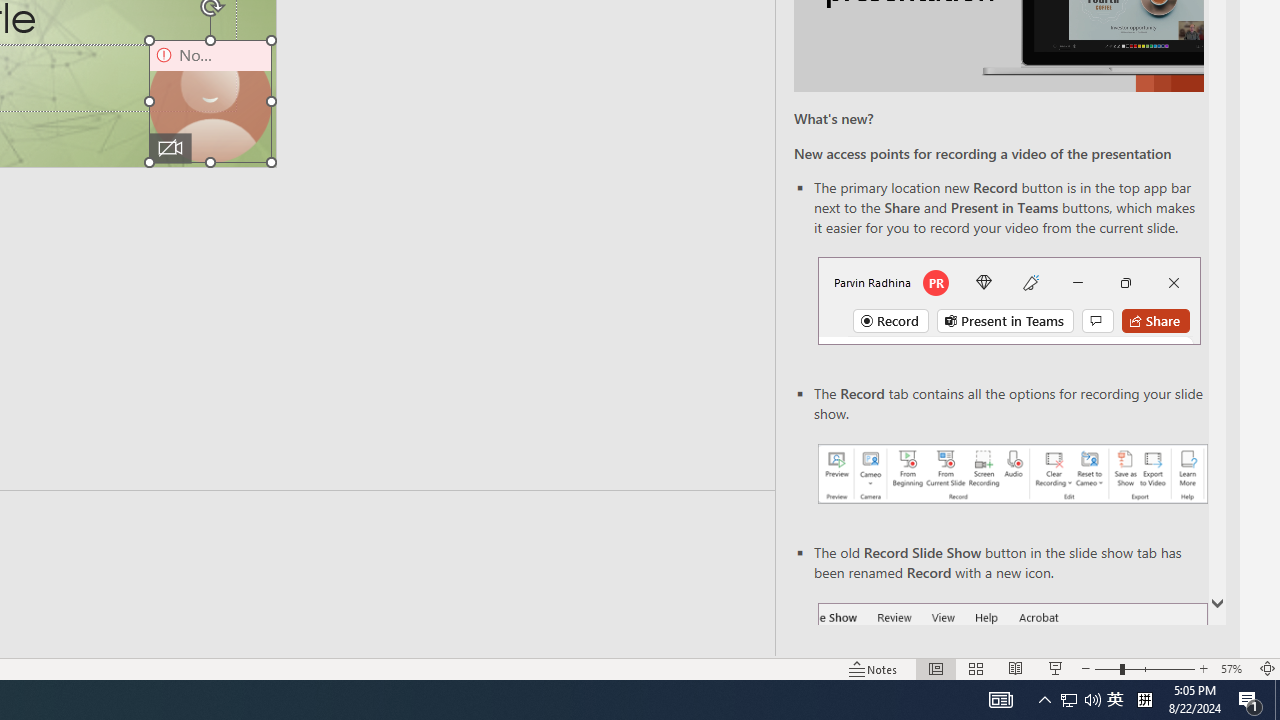 This screenshot has height=720, width=1280. I want to click on 'Record your presentations screenshot one', so click(1013, 474).